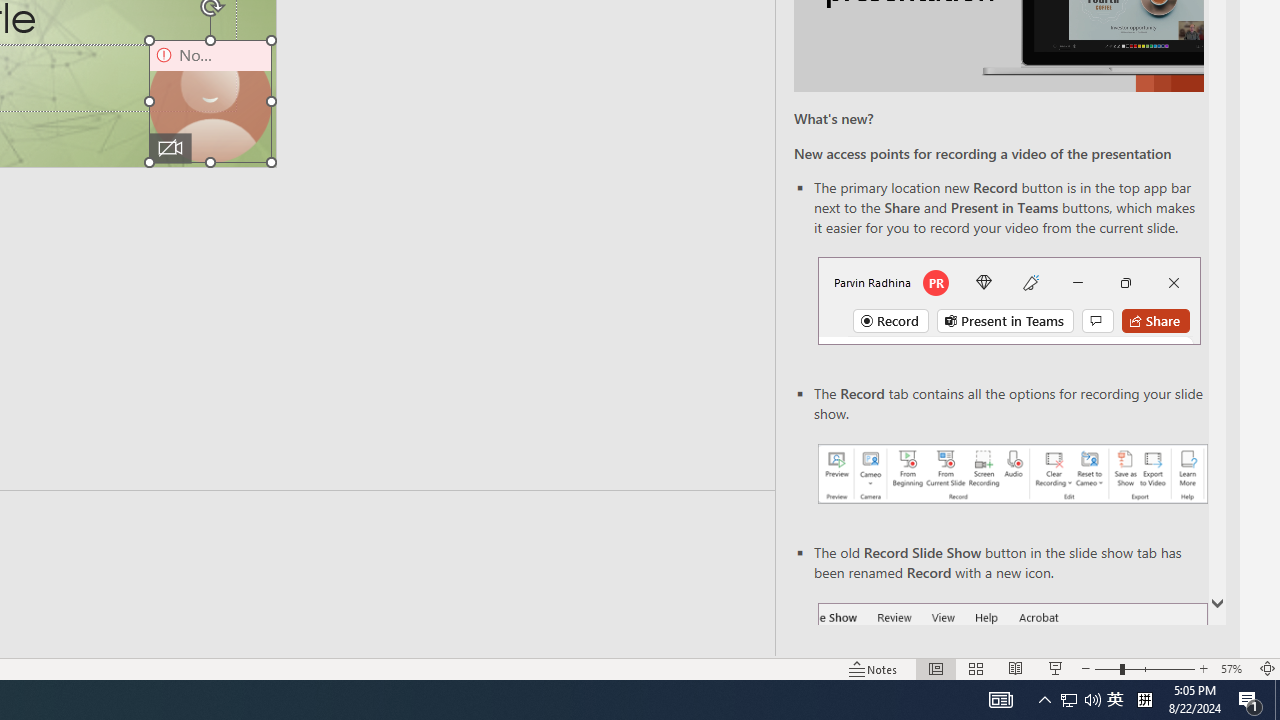 This screenshot has height=720, width=1280. I want to click on 'Record your presentations screenshot one', so click(1013, 474).